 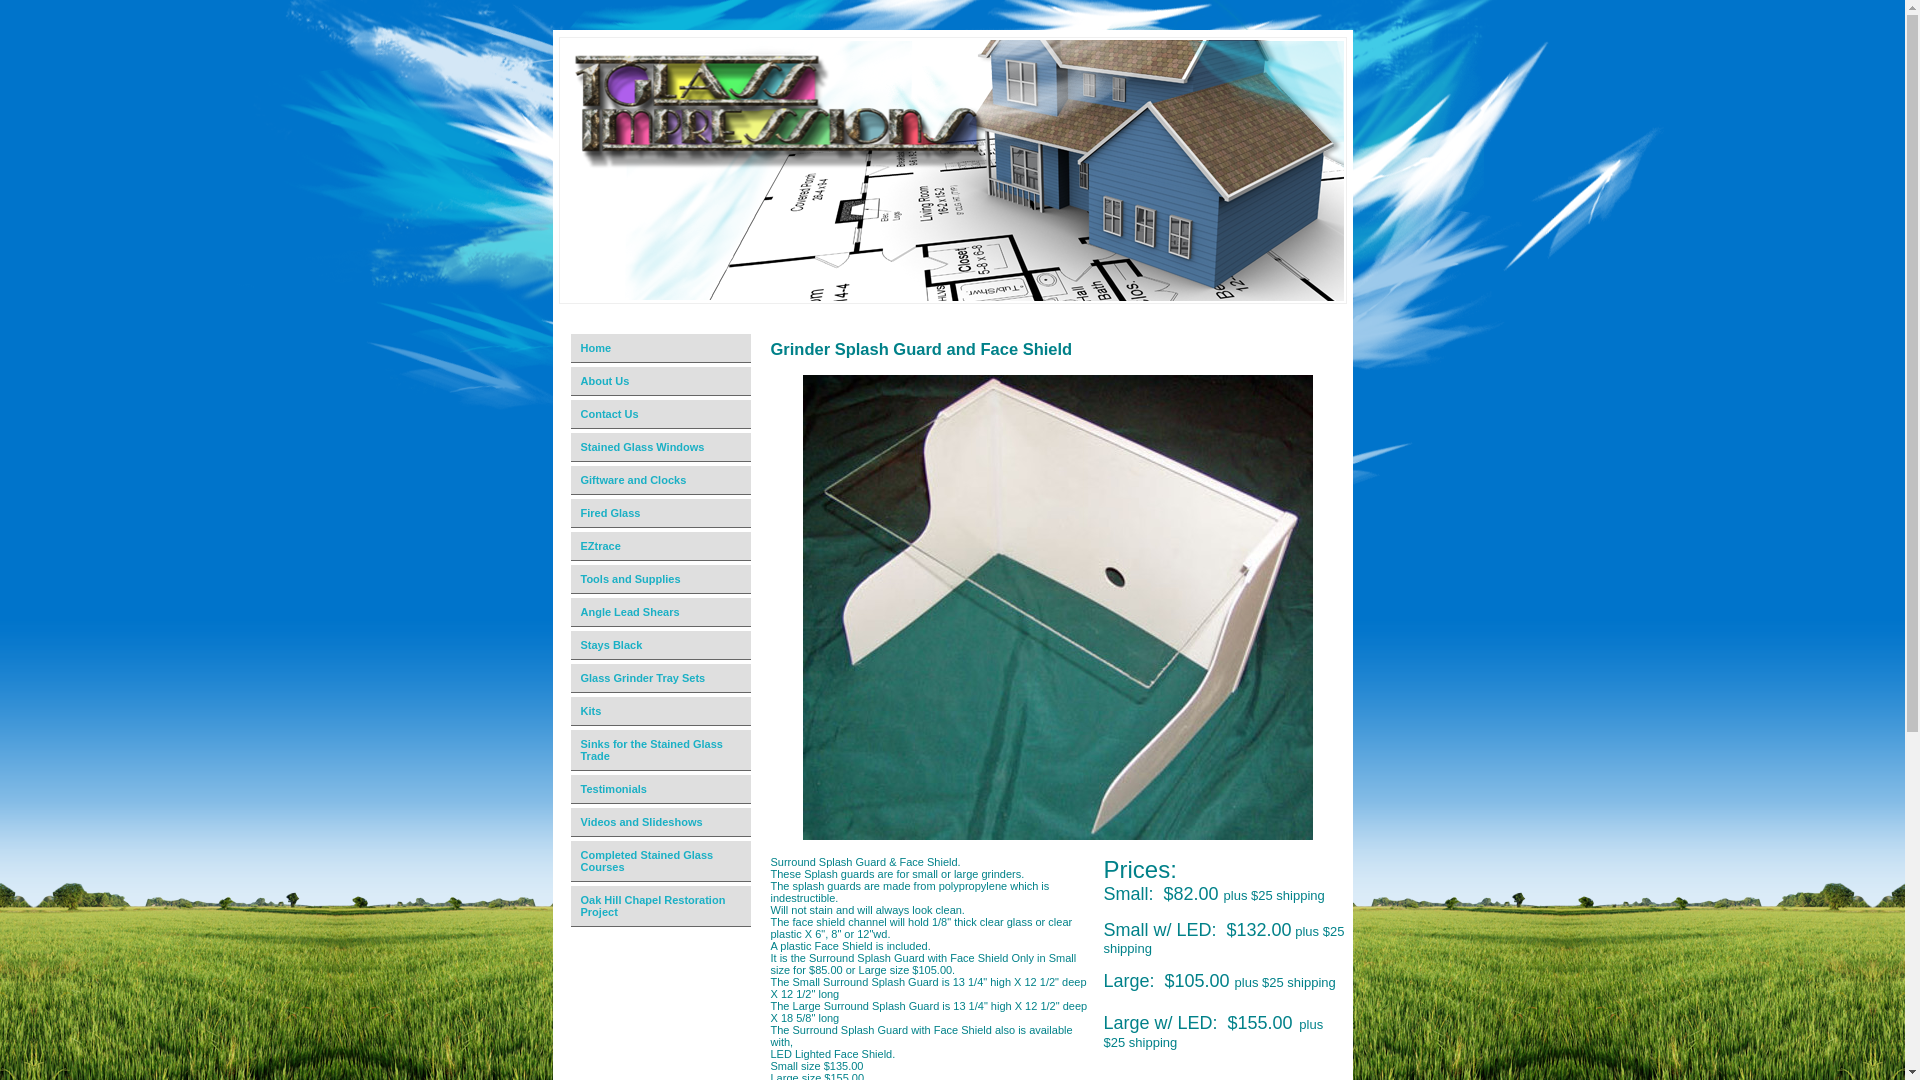 What do you see at coordinates (662, 446) in the screenshot?
I see `'Stained Glass Windows'` at bounding box center [662, 446].